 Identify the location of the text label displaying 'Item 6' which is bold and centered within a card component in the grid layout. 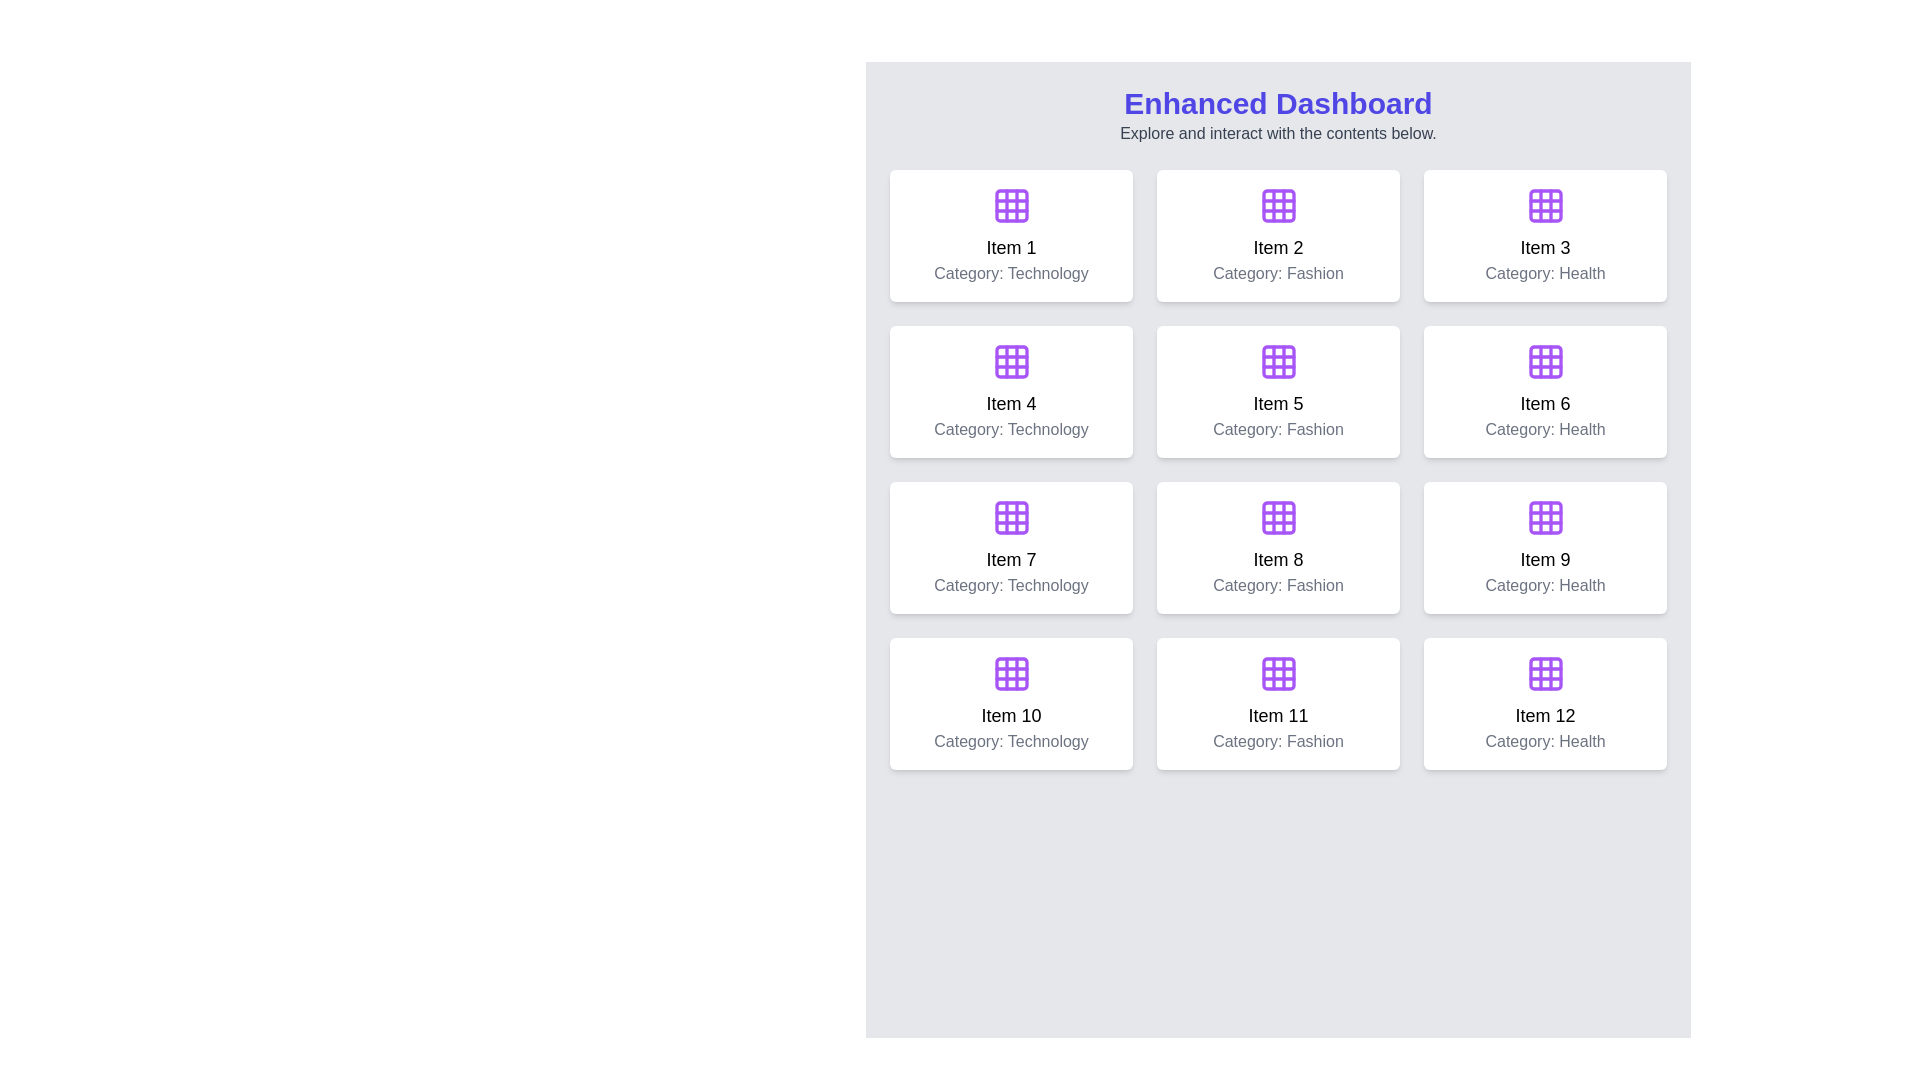
(1544, 404).